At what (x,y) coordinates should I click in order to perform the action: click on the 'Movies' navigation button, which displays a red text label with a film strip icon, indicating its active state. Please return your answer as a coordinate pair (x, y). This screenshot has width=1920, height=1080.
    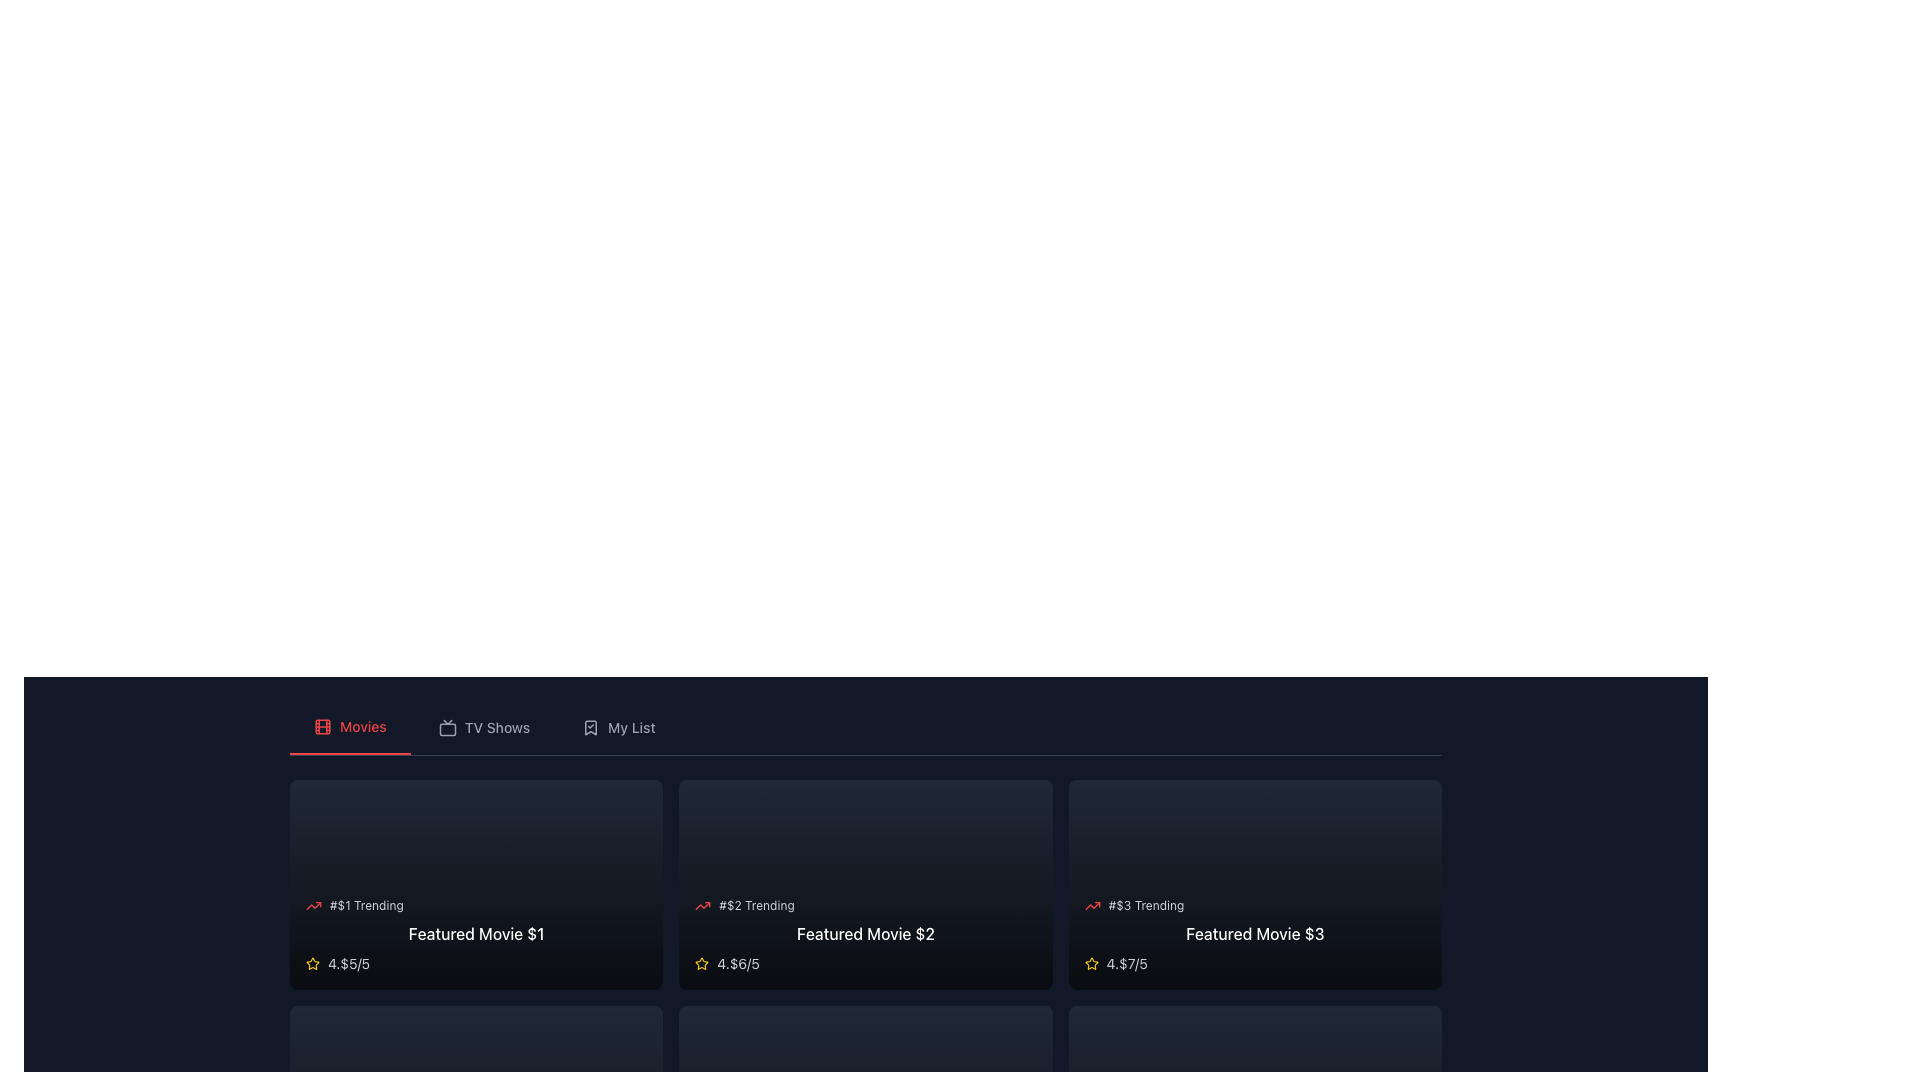
    Looking at the image, I should click on (350, 728).